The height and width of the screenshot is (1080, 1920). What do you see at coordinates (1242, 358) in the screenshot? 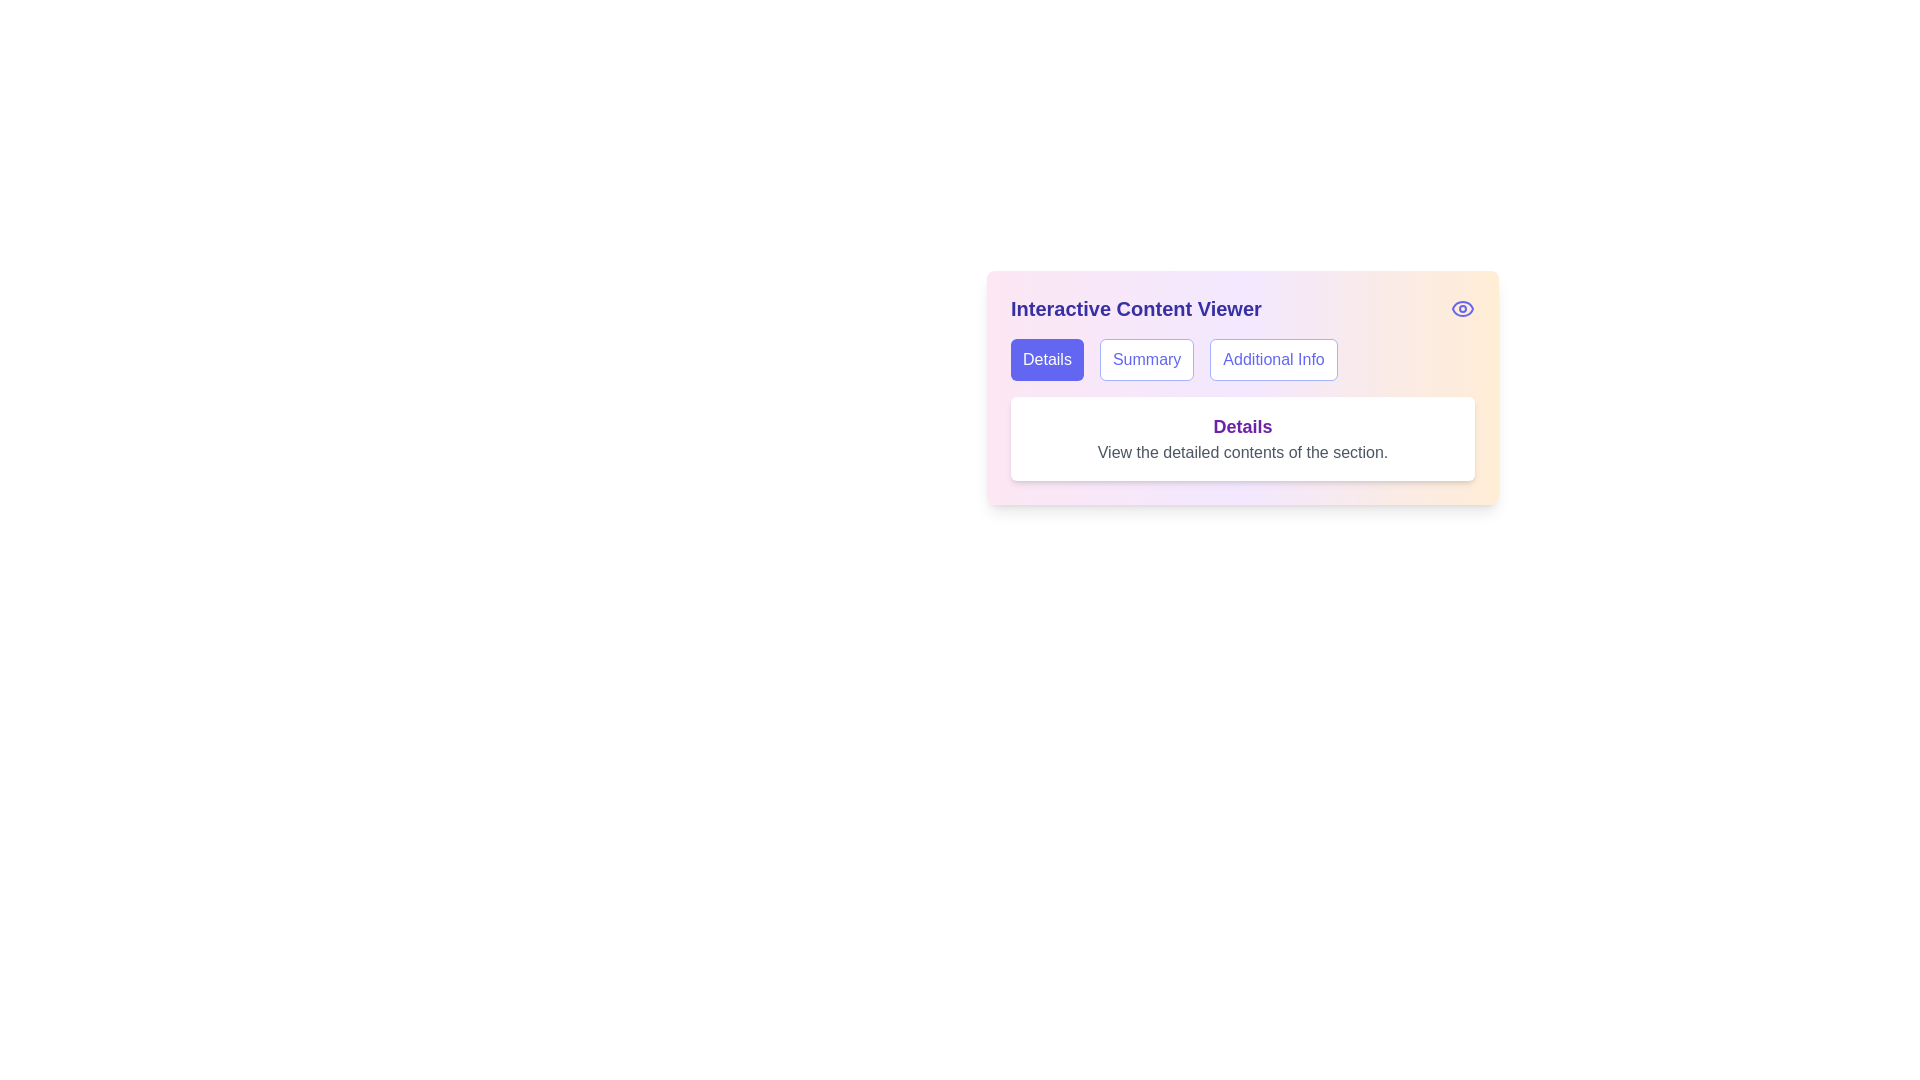
I see `the 'Details', 'Summary', and 'Additional Info' buttons in the Grouped buttons section of the 'Interactive Content Viewer'` at bounding box center [1242, 358].